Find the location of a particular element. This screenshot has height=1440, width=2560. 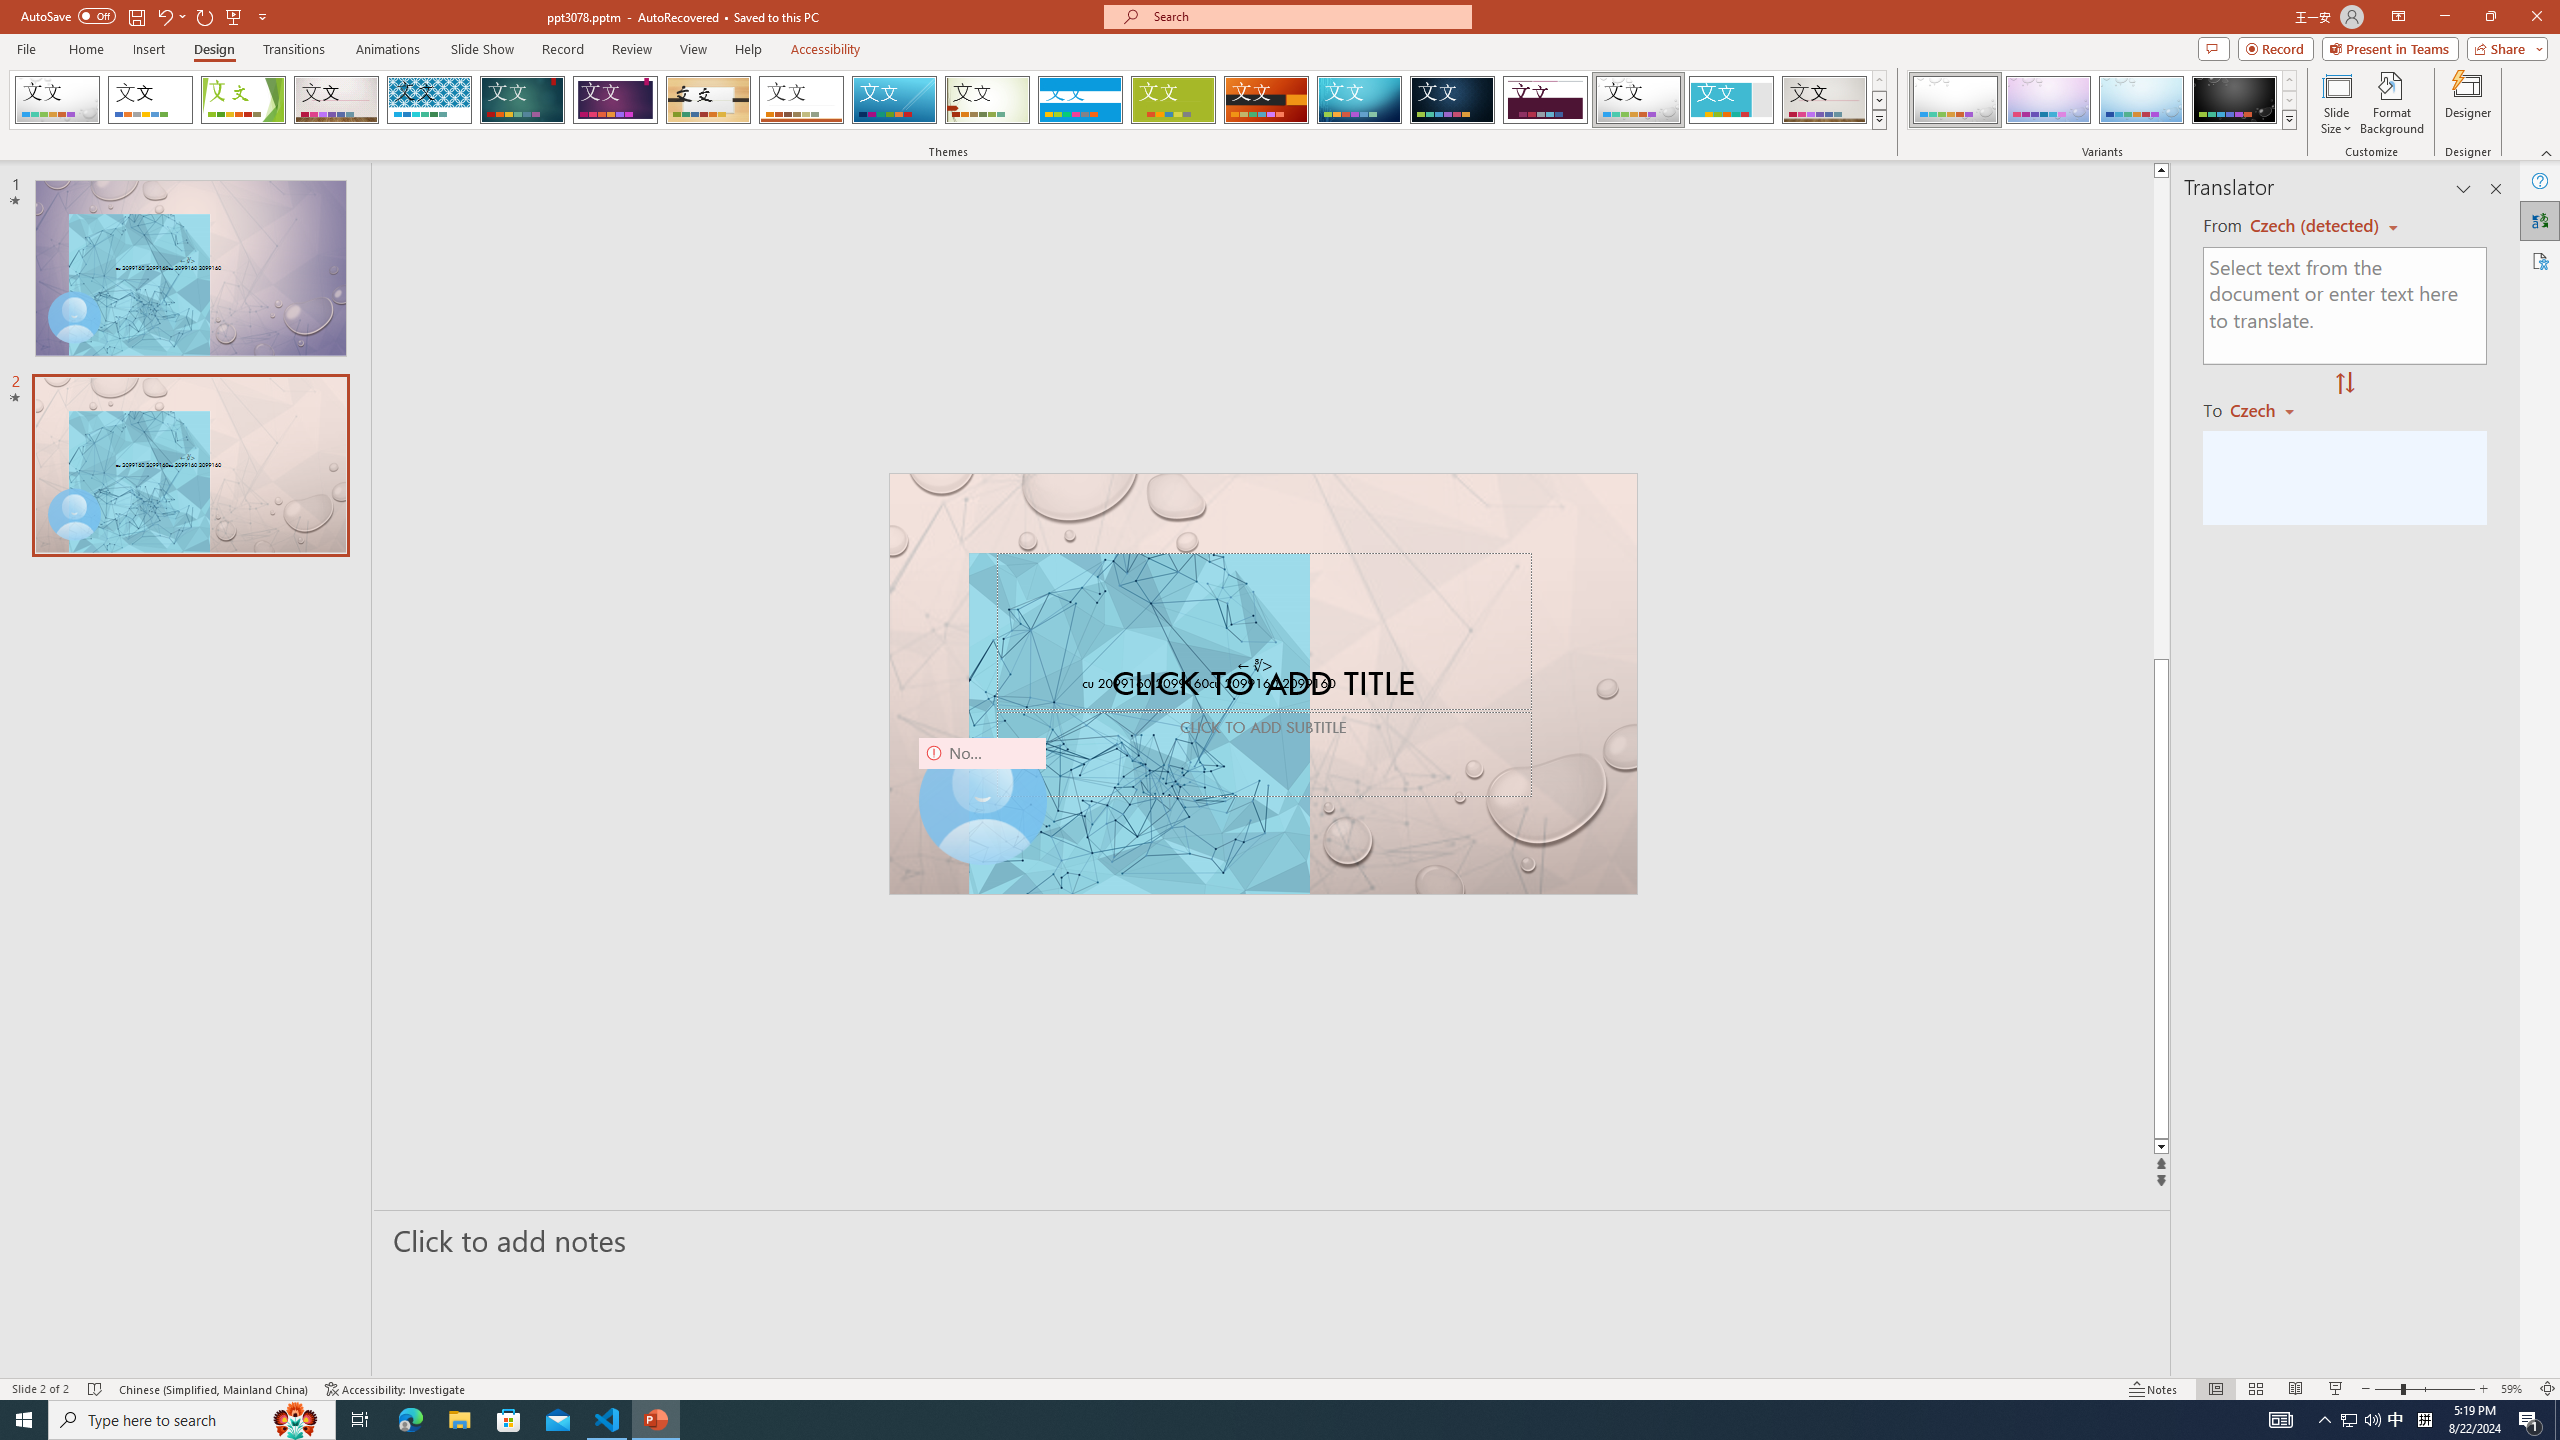

'Slide Size' is located at coordinates (2336, 103).